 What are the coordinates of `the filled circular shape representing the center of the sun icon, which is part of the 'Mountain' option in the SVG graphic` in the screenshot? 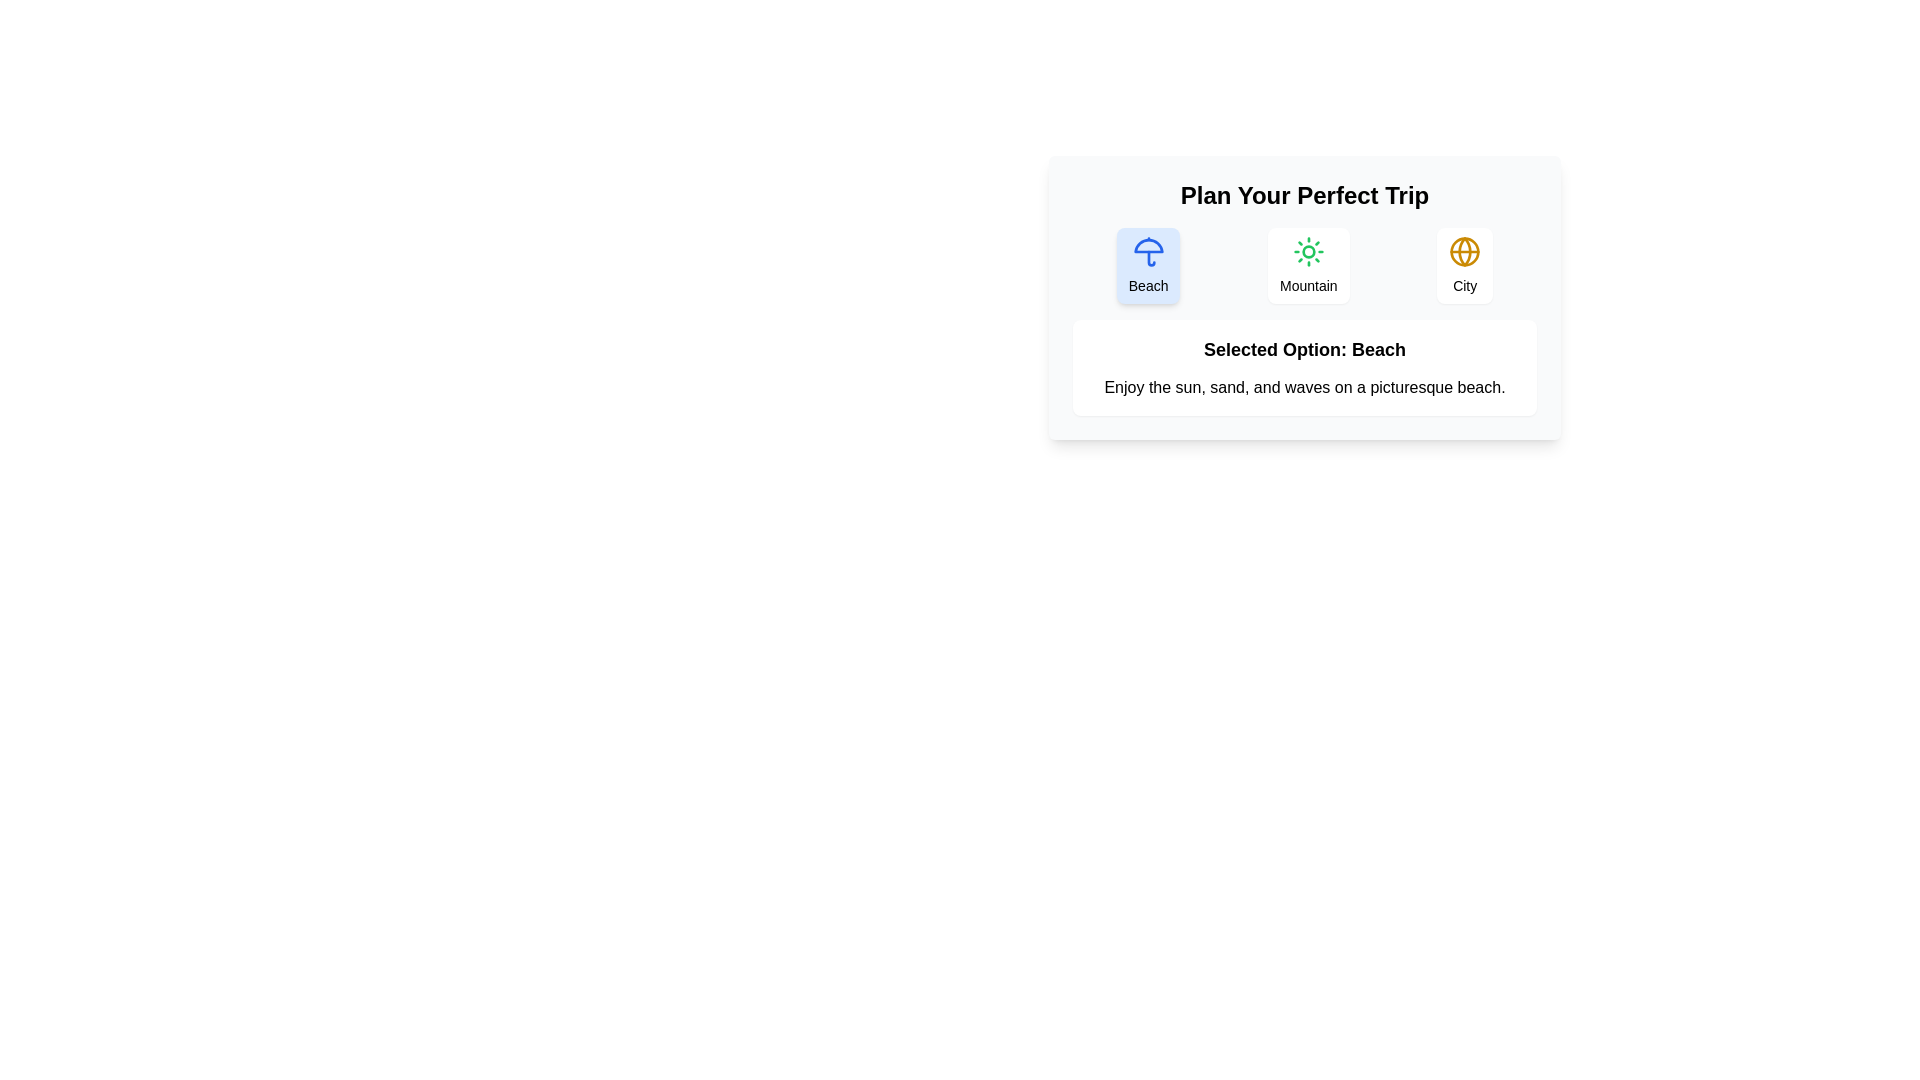 It's located at (1308, 250).